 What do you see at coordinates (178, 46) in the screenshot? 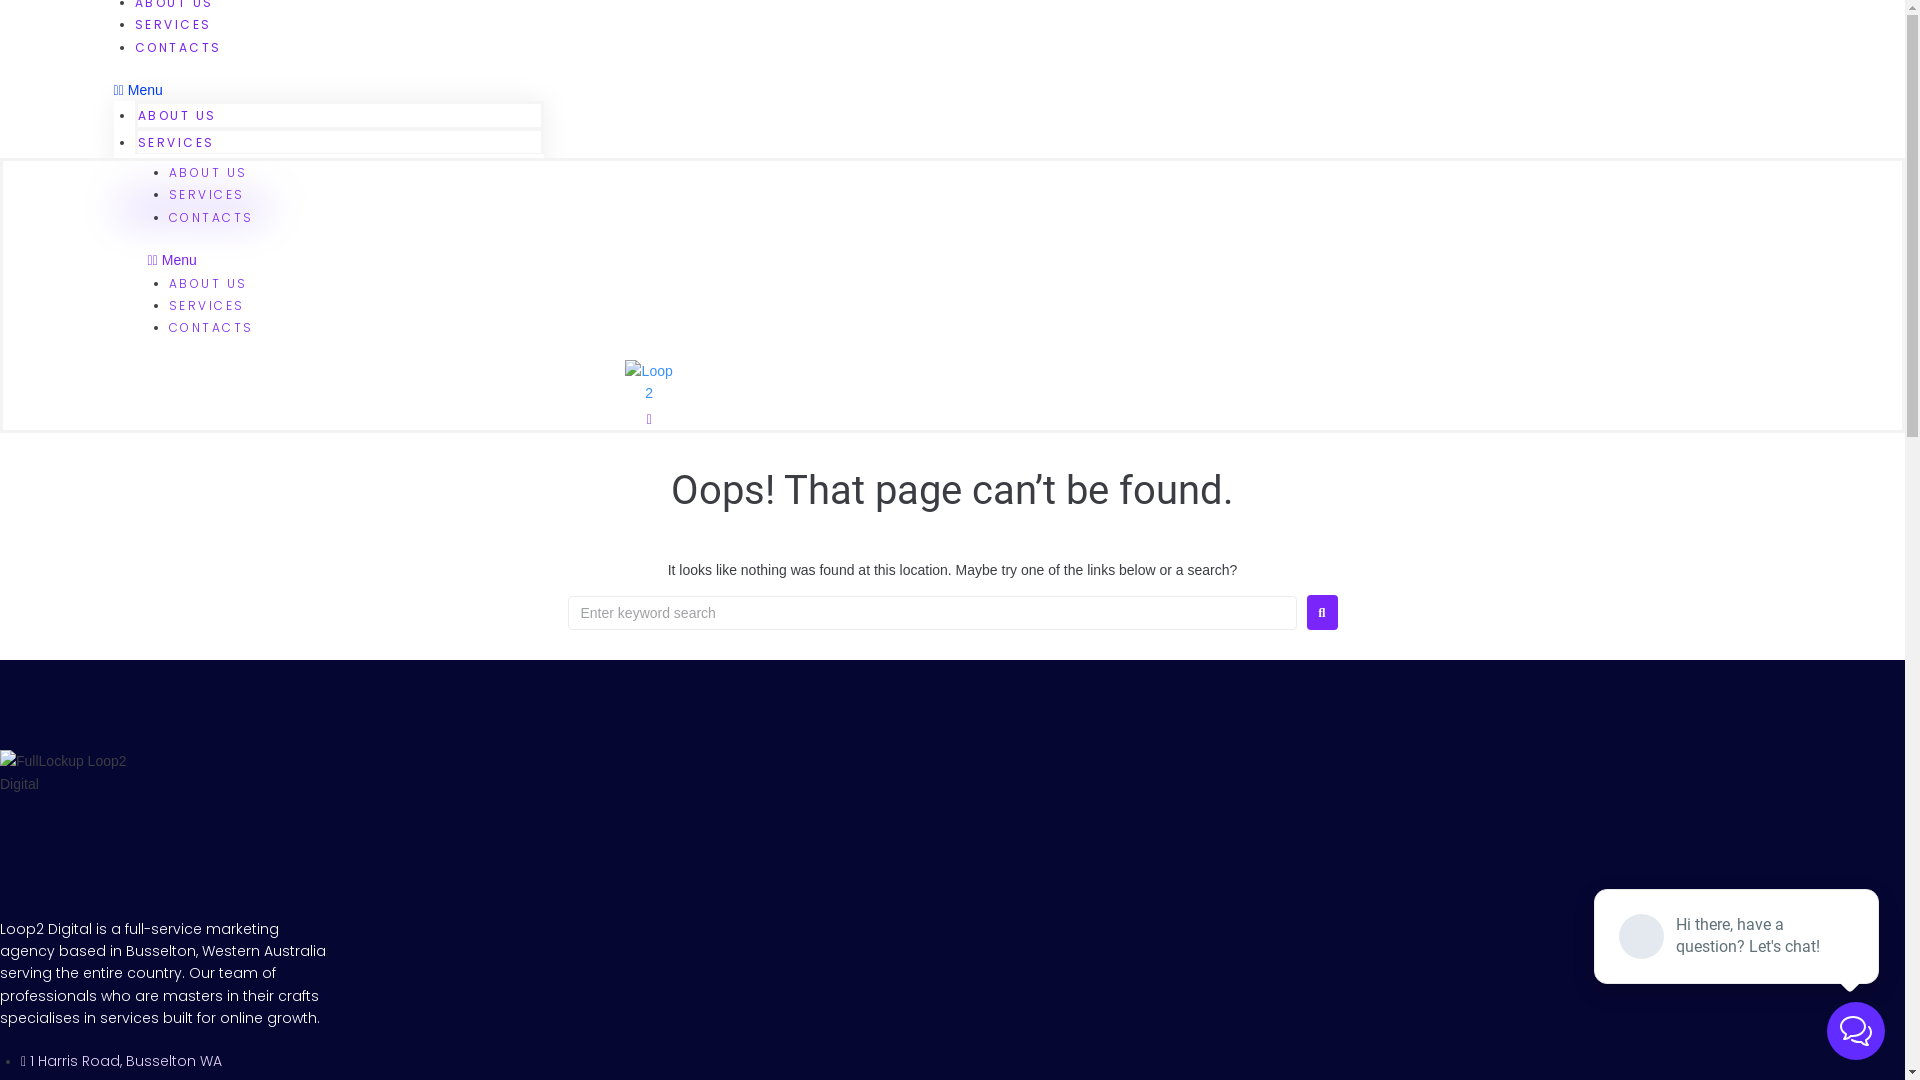
I see `'CONTACTS'` at bounding box center [178, 46].